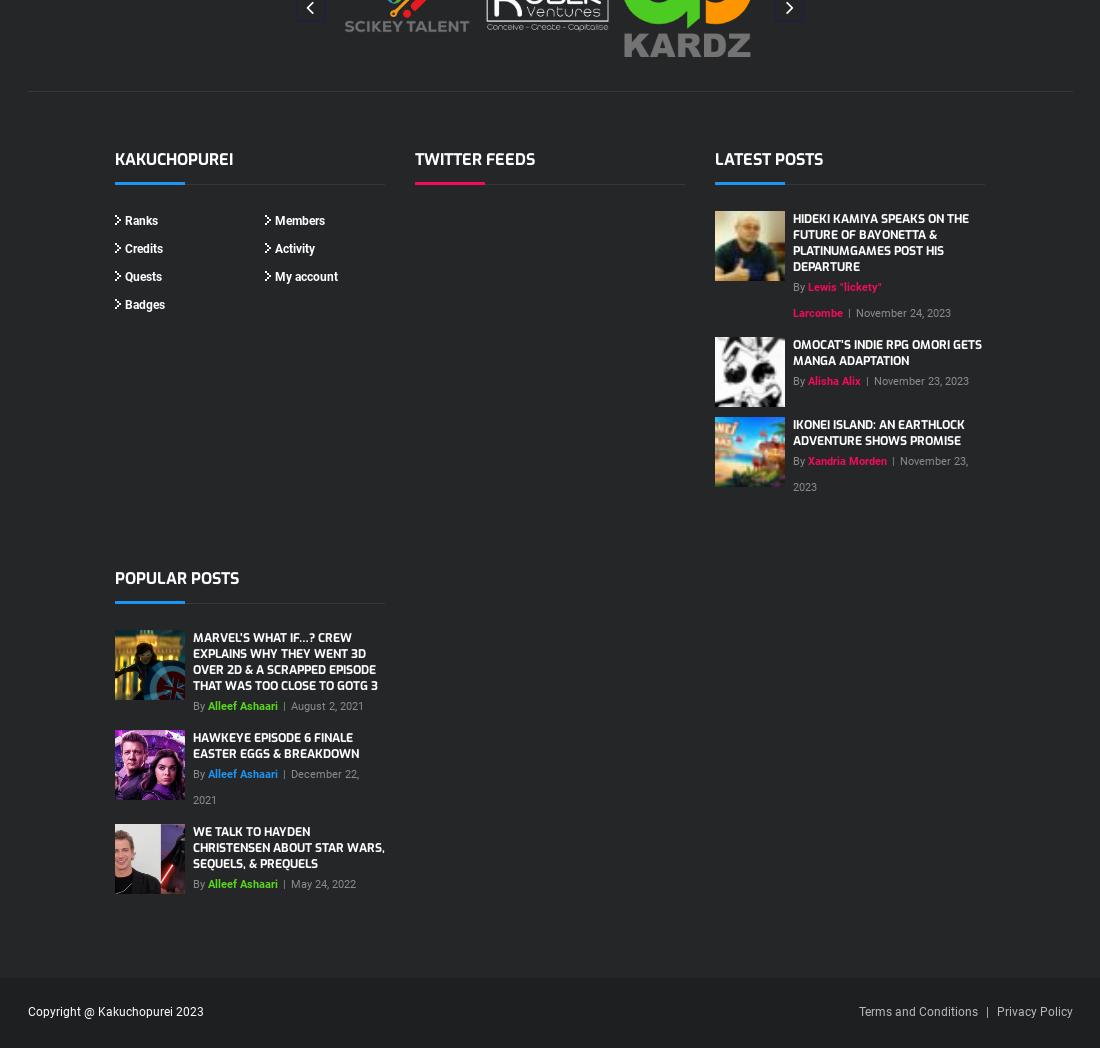 This screenshot has height=1048, width=1100. I want to click on 'Credits', so click(142, 247).